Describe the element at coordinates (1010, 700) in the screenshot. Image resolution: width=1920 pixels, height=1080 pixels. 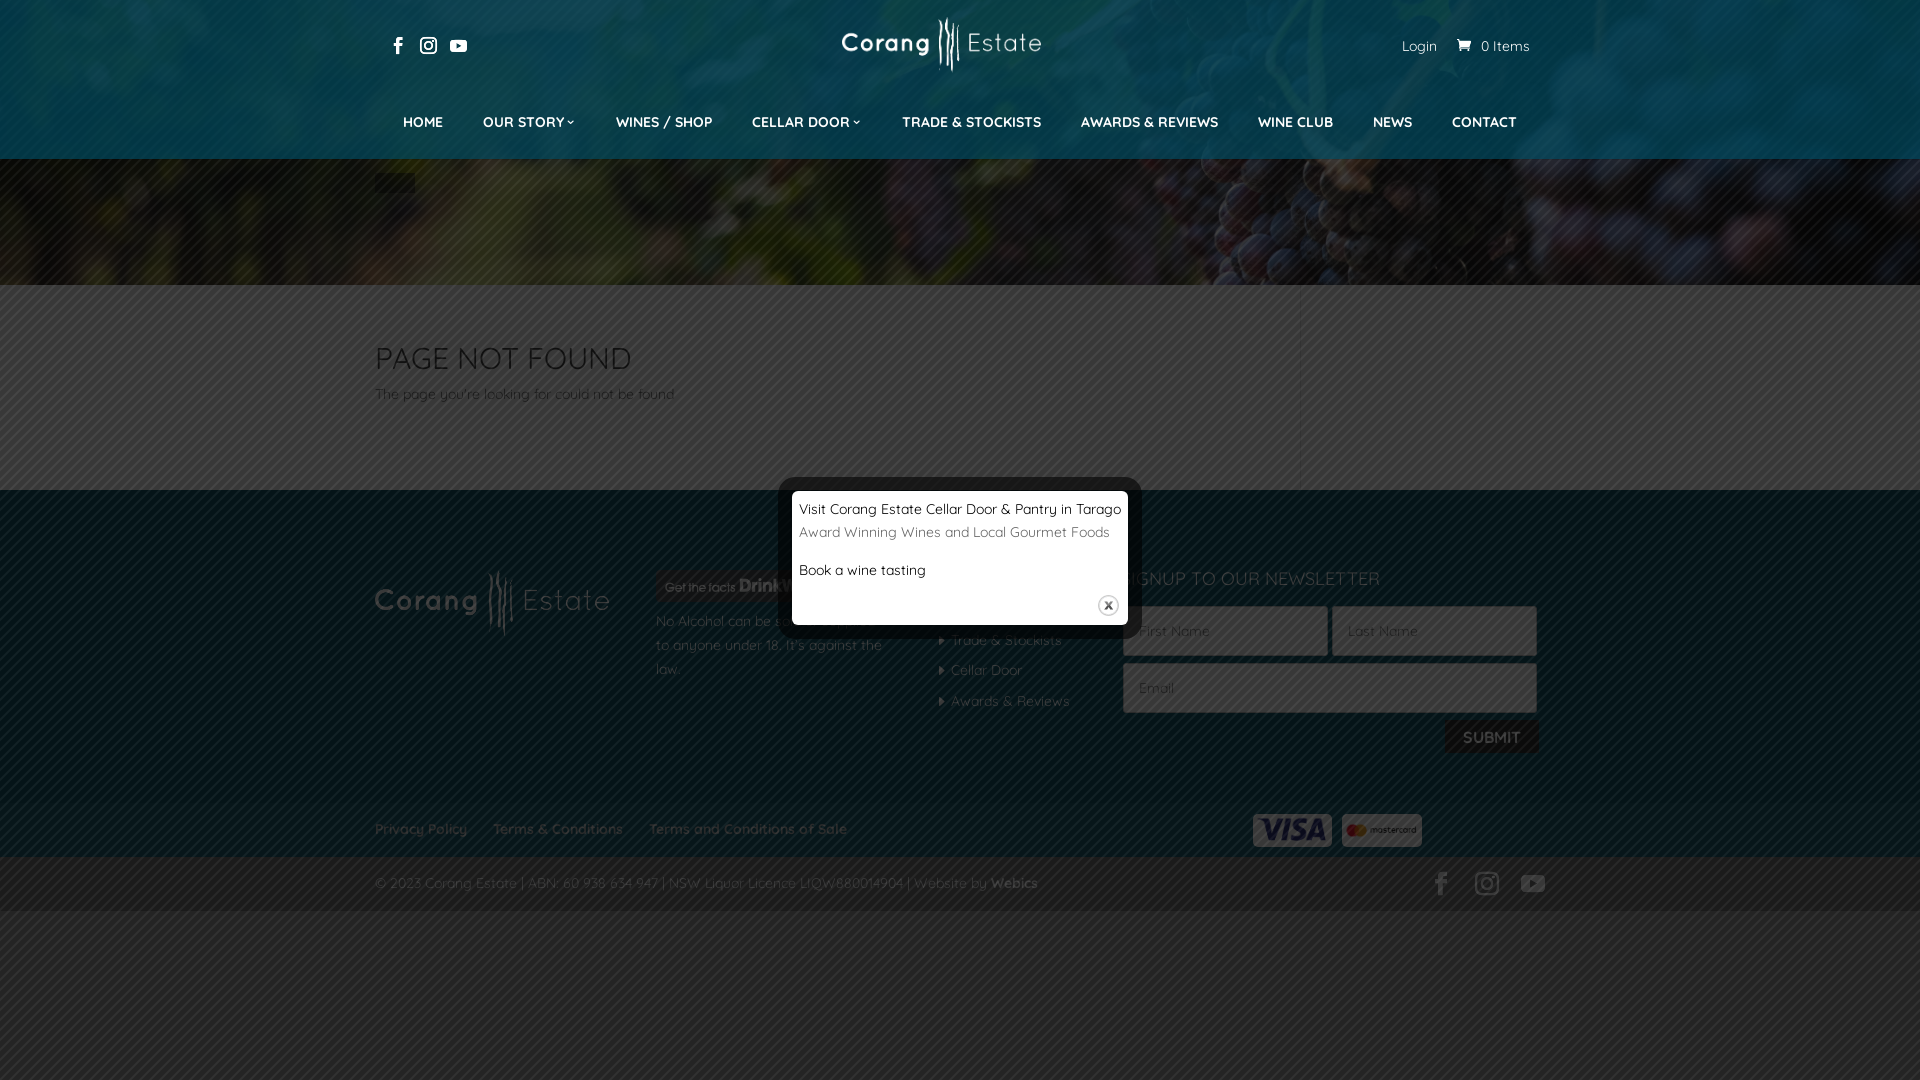
I see `'Awards & Reviews'` at that location.